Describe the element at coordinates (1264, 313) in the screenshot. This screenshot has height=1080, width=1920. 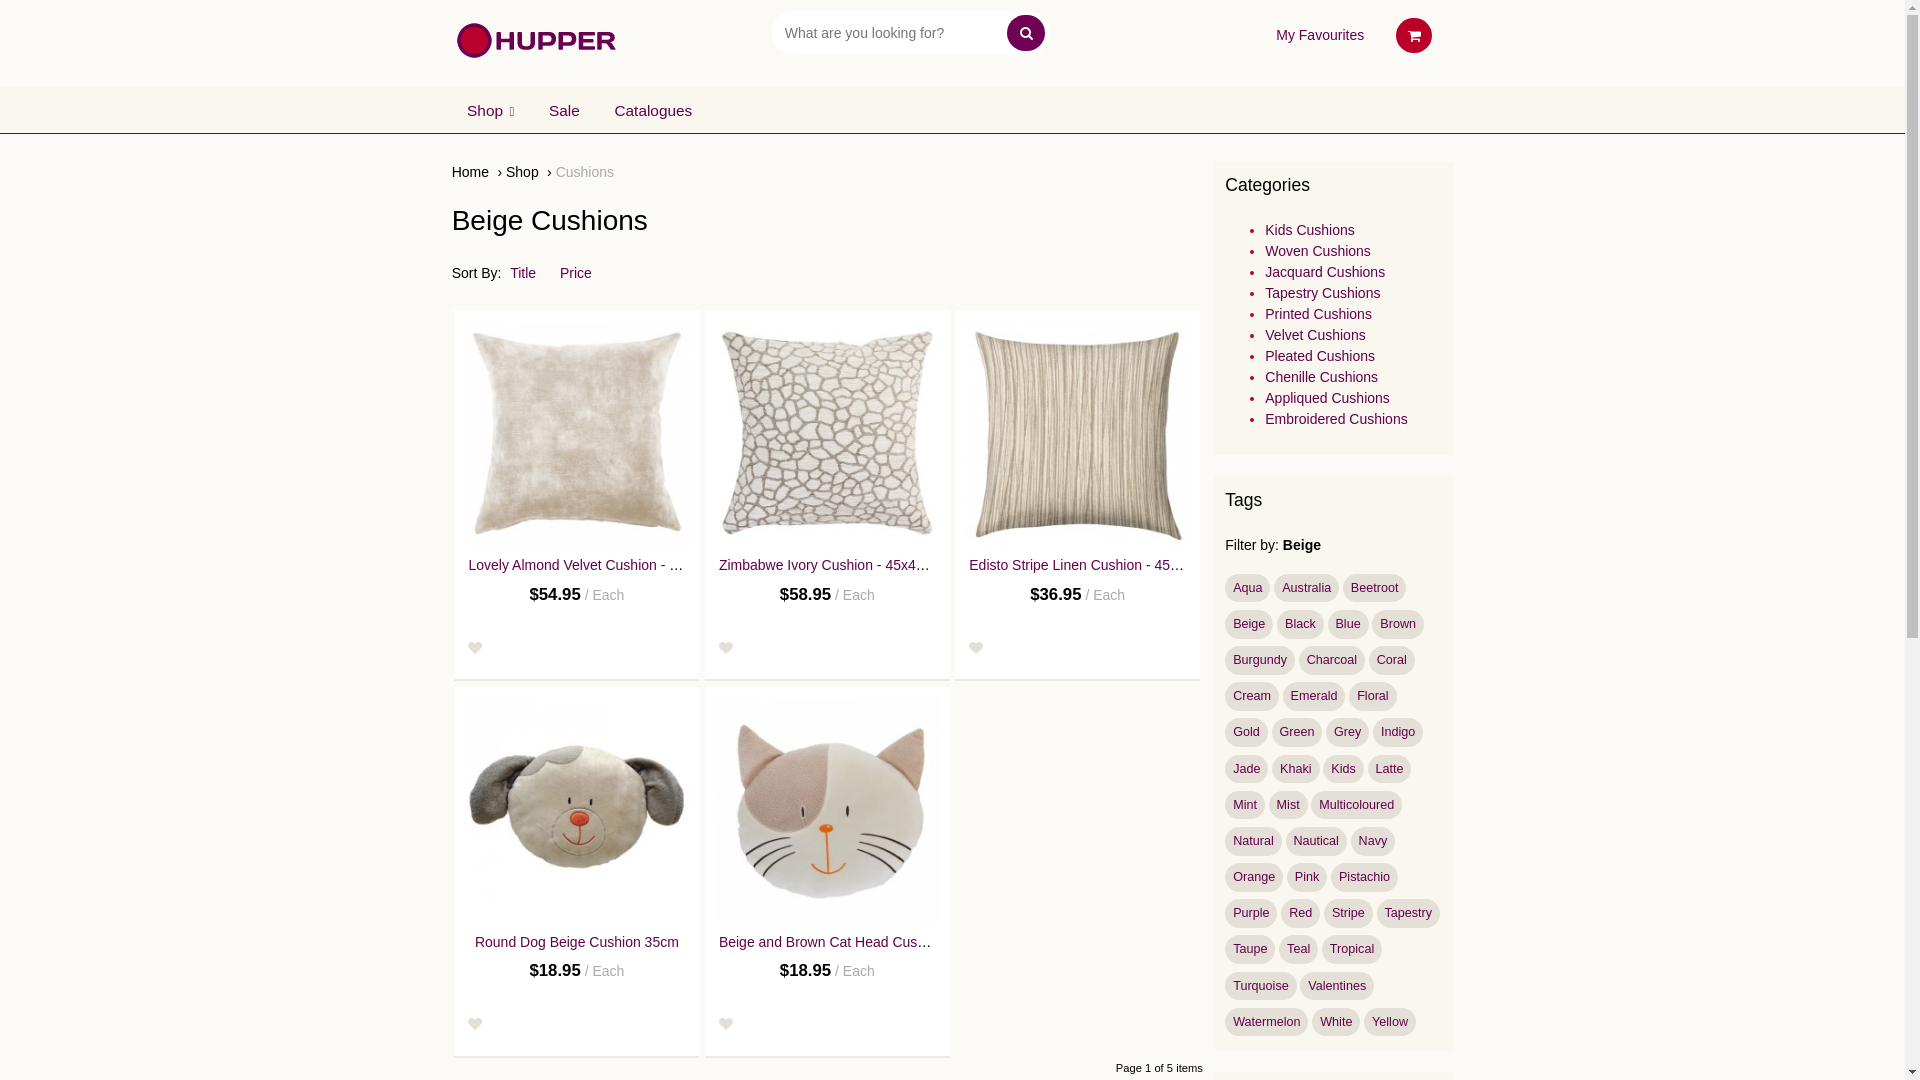
I see `'Printed Cushions'` at that location.